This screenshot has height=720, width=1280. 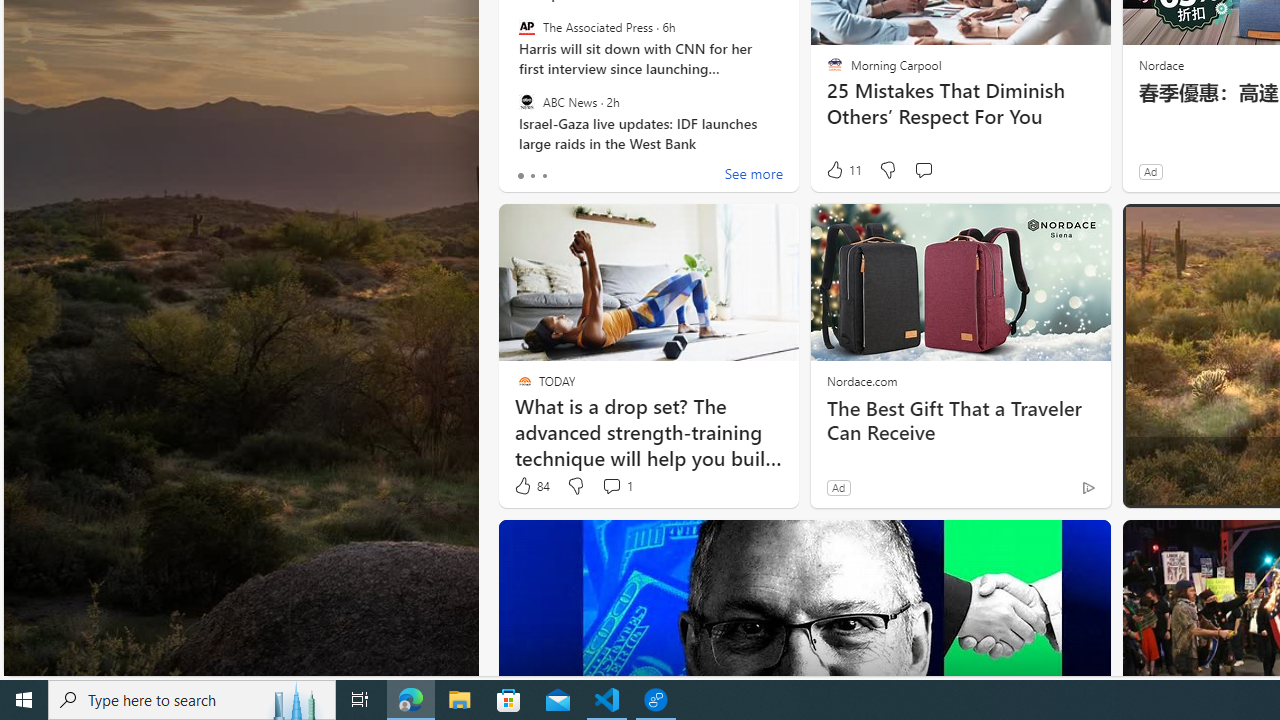 What do you see at coordinates (544, 175) in the screenshot?
I see `'tab-2'` at bounding box center [544, 175].